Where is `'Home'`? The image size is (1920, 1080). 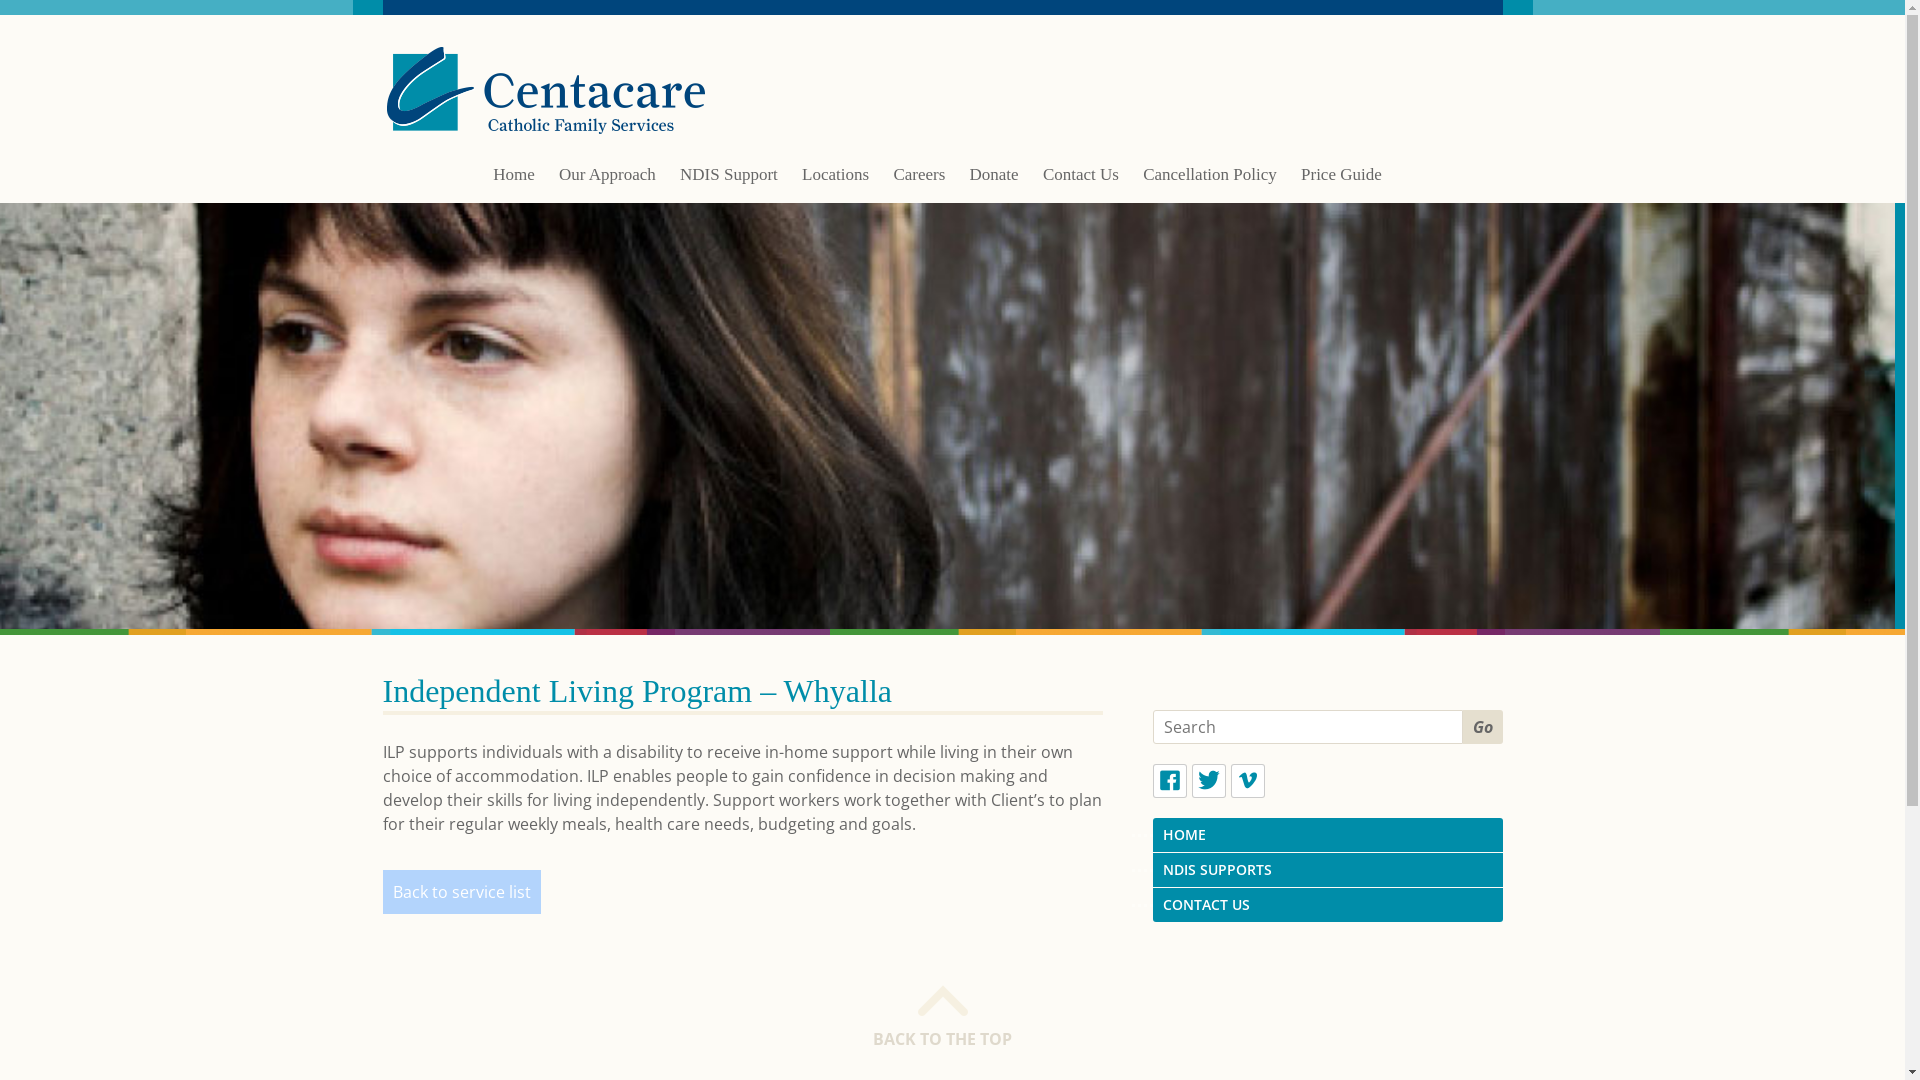
'Home' is located at coordinates (513, 184).